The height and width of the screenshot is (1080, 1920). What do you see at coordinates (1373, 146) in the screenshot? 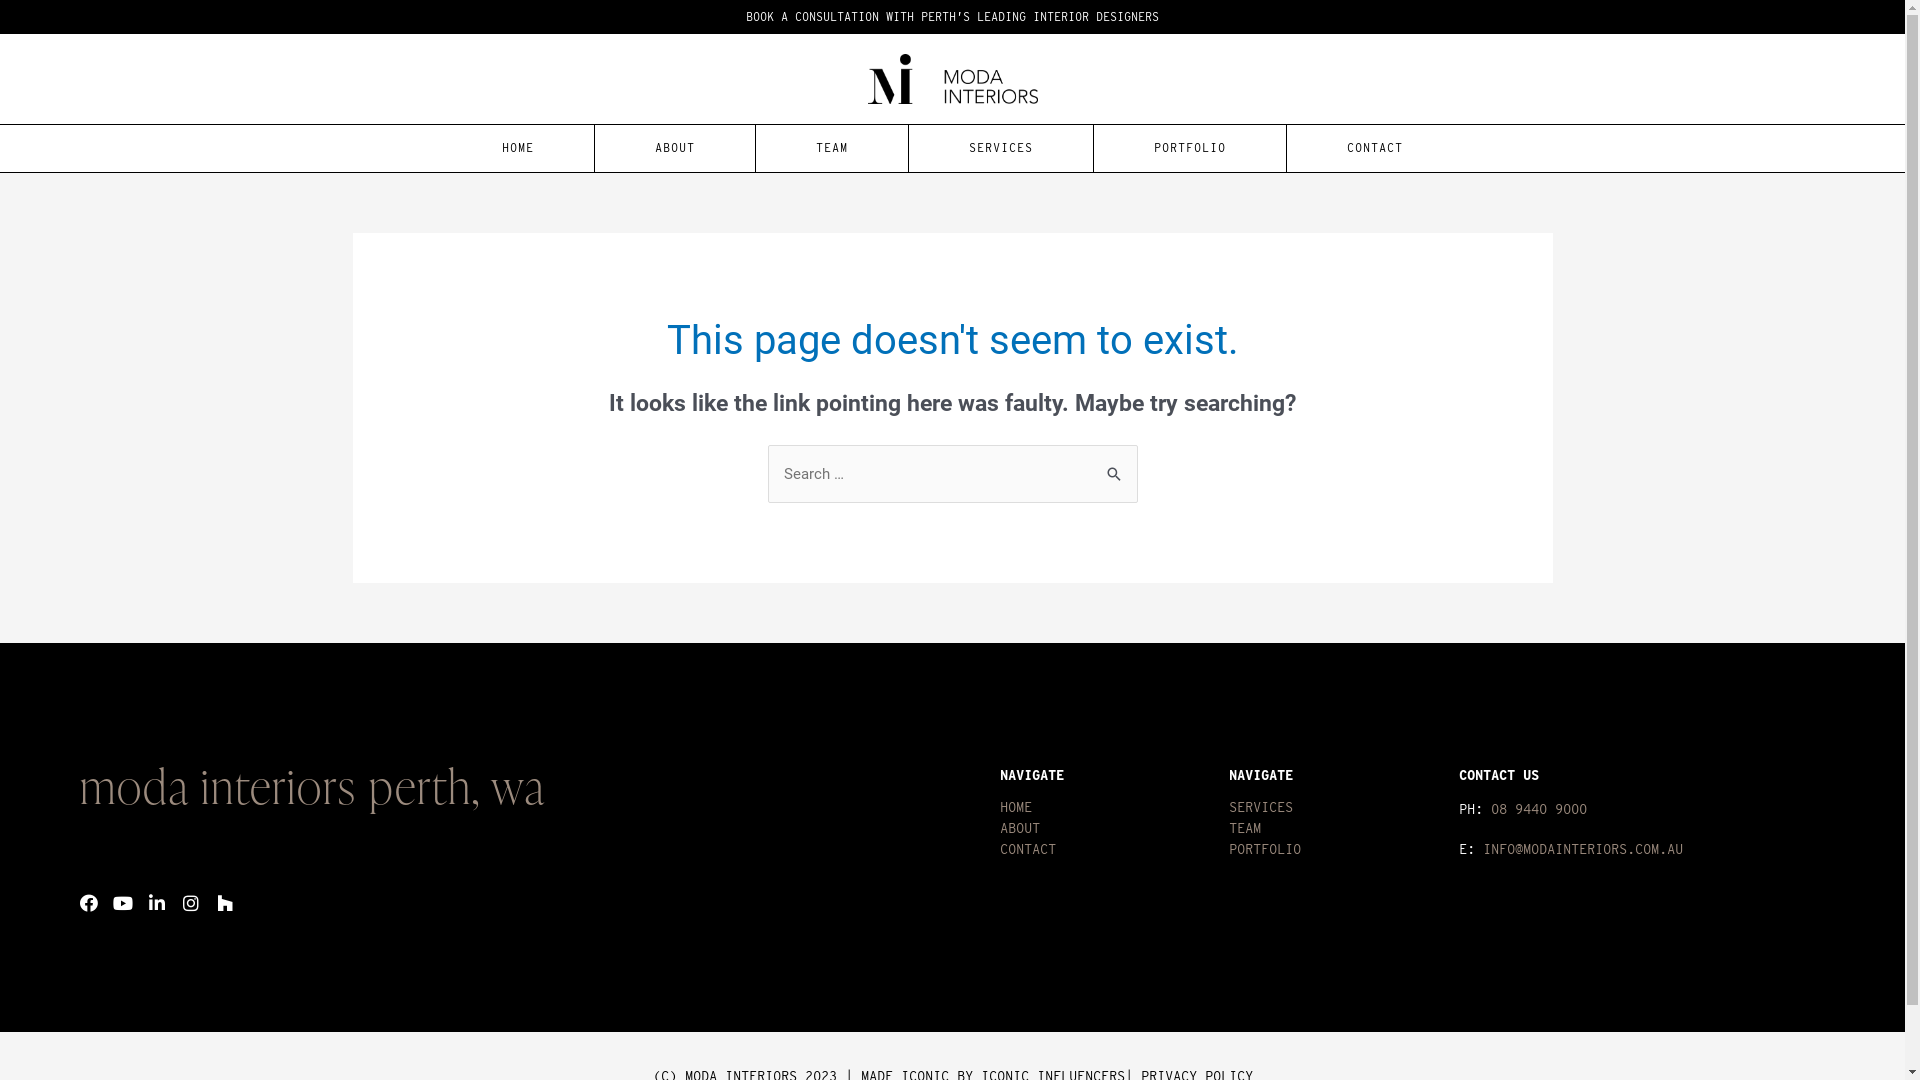
I see `'CONTACT'` at bounding box center [1373, 146].